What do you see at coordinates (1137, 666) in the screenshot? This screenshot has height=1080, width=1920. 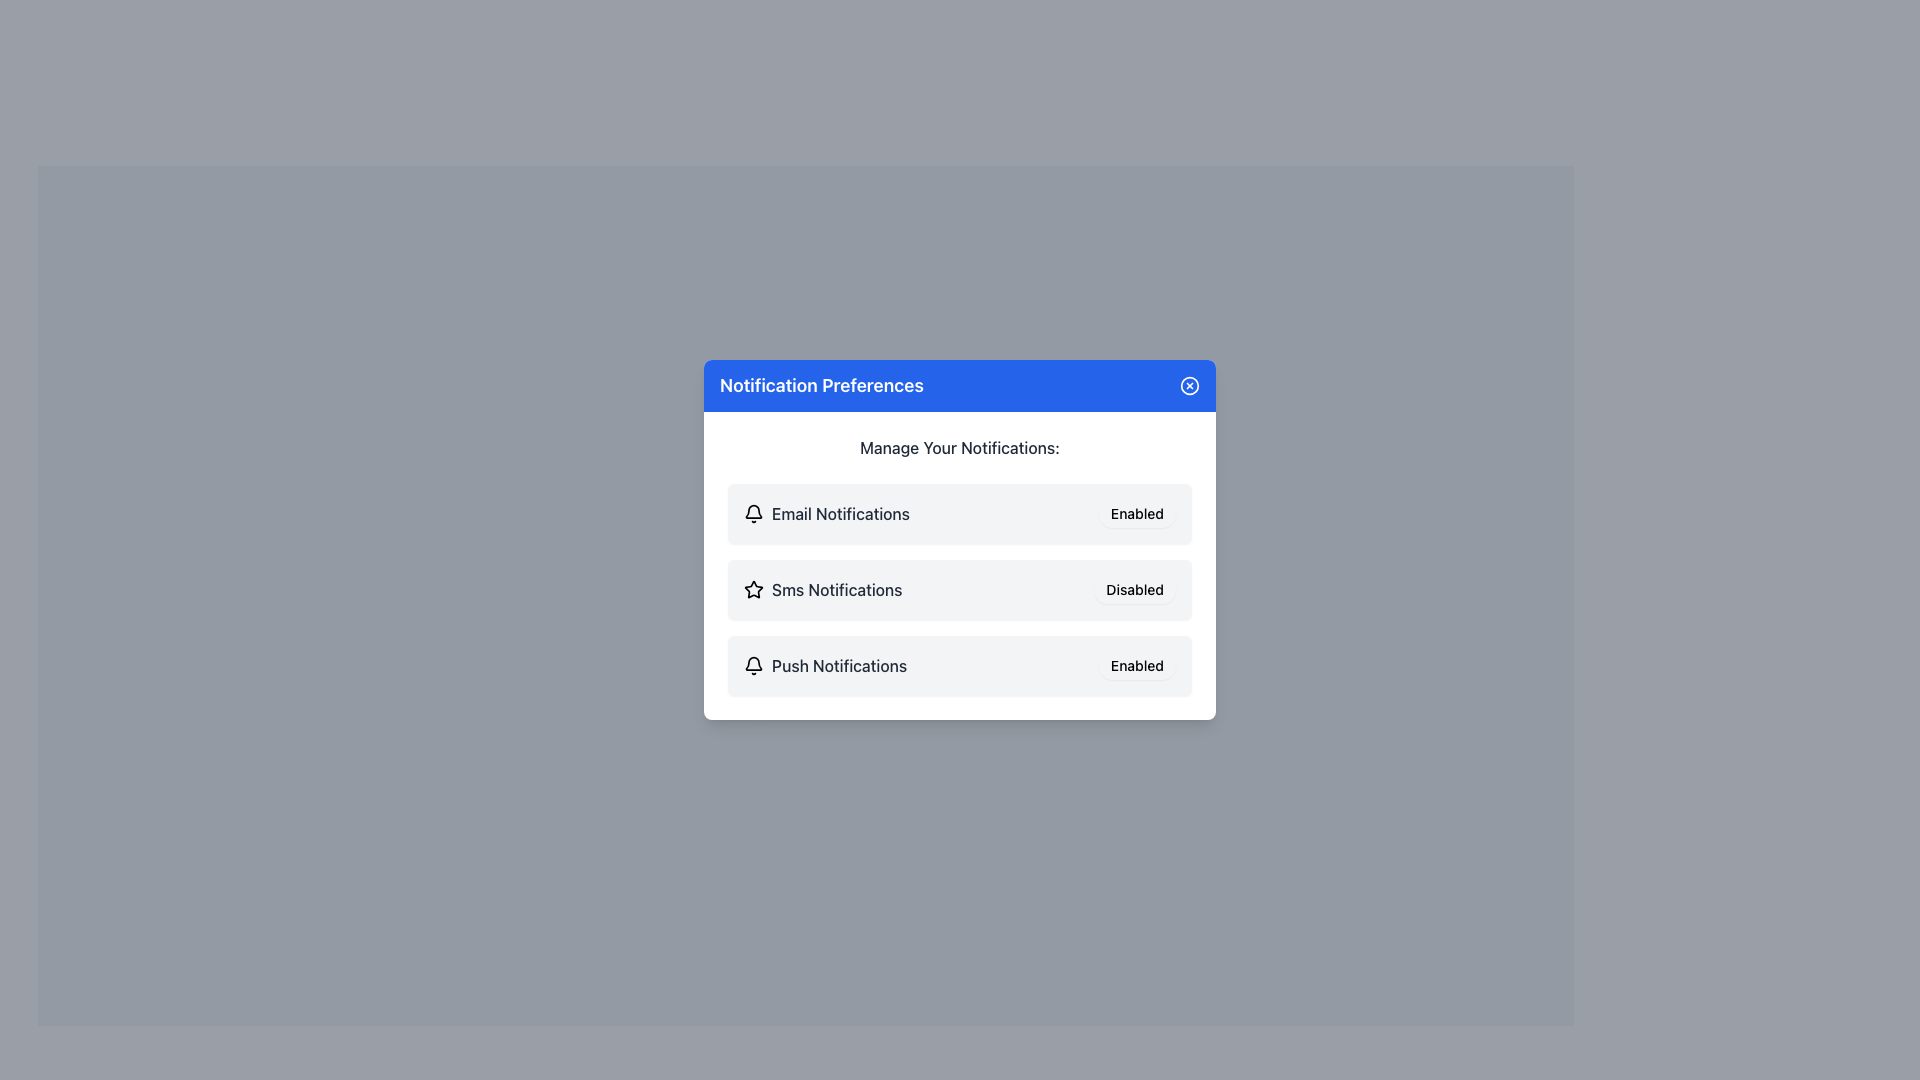 I see `the toggle button for Push Notifications, which indicates whether the feature is enabled` at bounding box center [1137, 666].